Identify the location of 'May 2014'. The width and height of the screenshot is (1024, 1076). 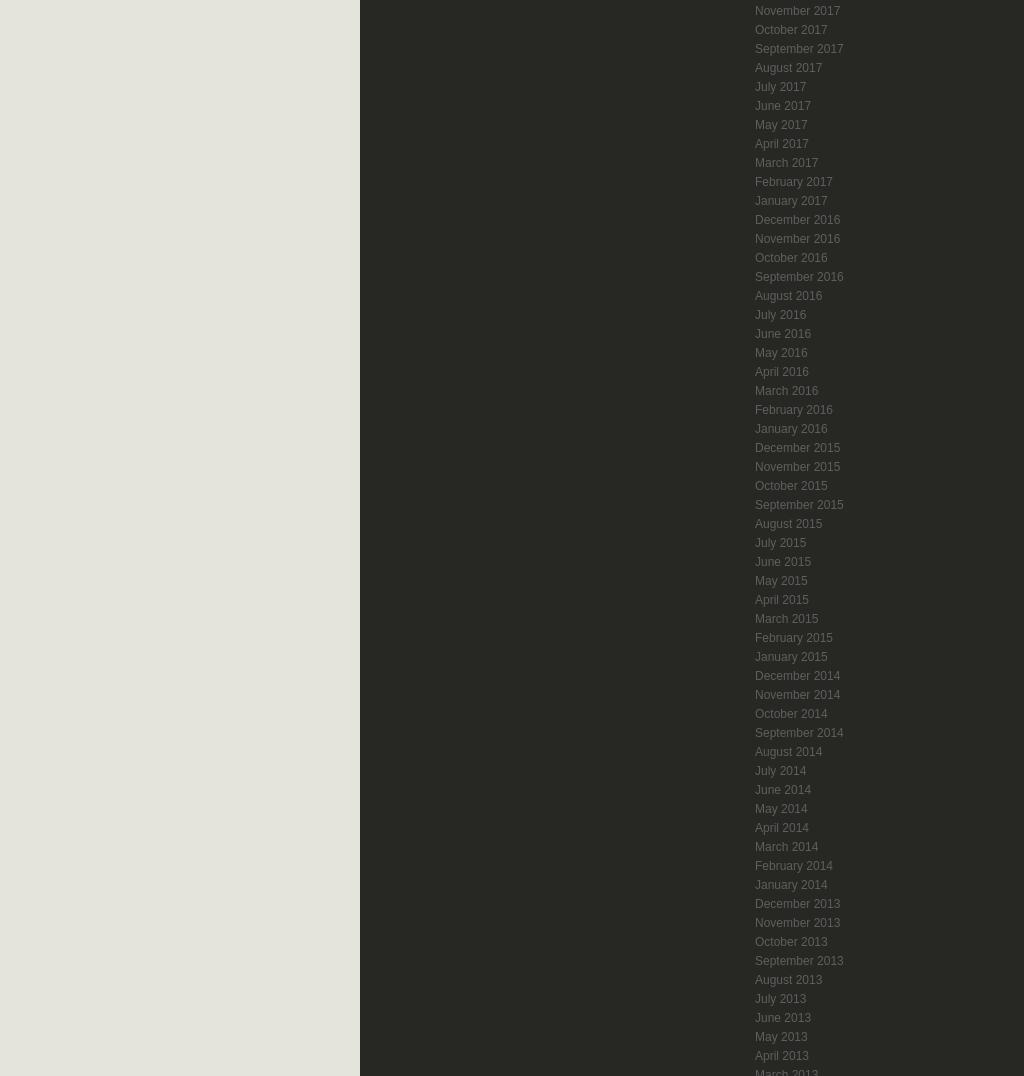
(781, 808).